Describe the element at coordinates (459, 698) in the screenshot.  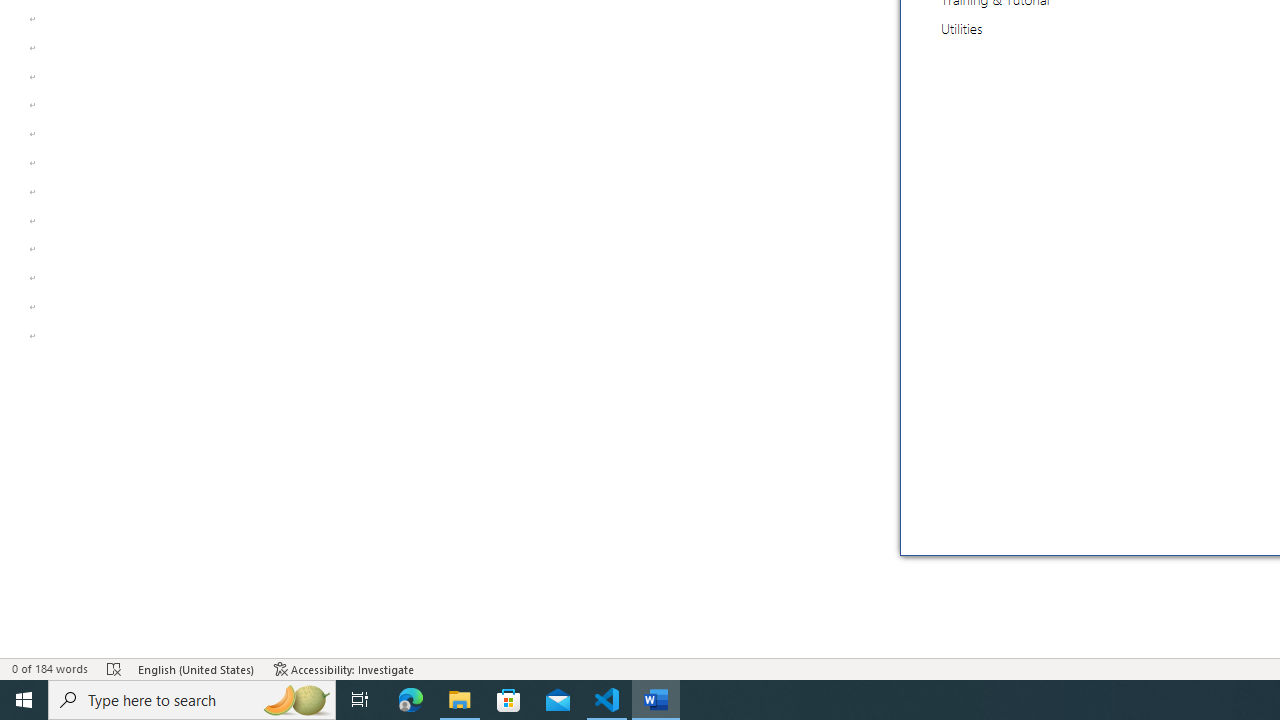
I see `'File Explorer - 1 running window'` at that location.